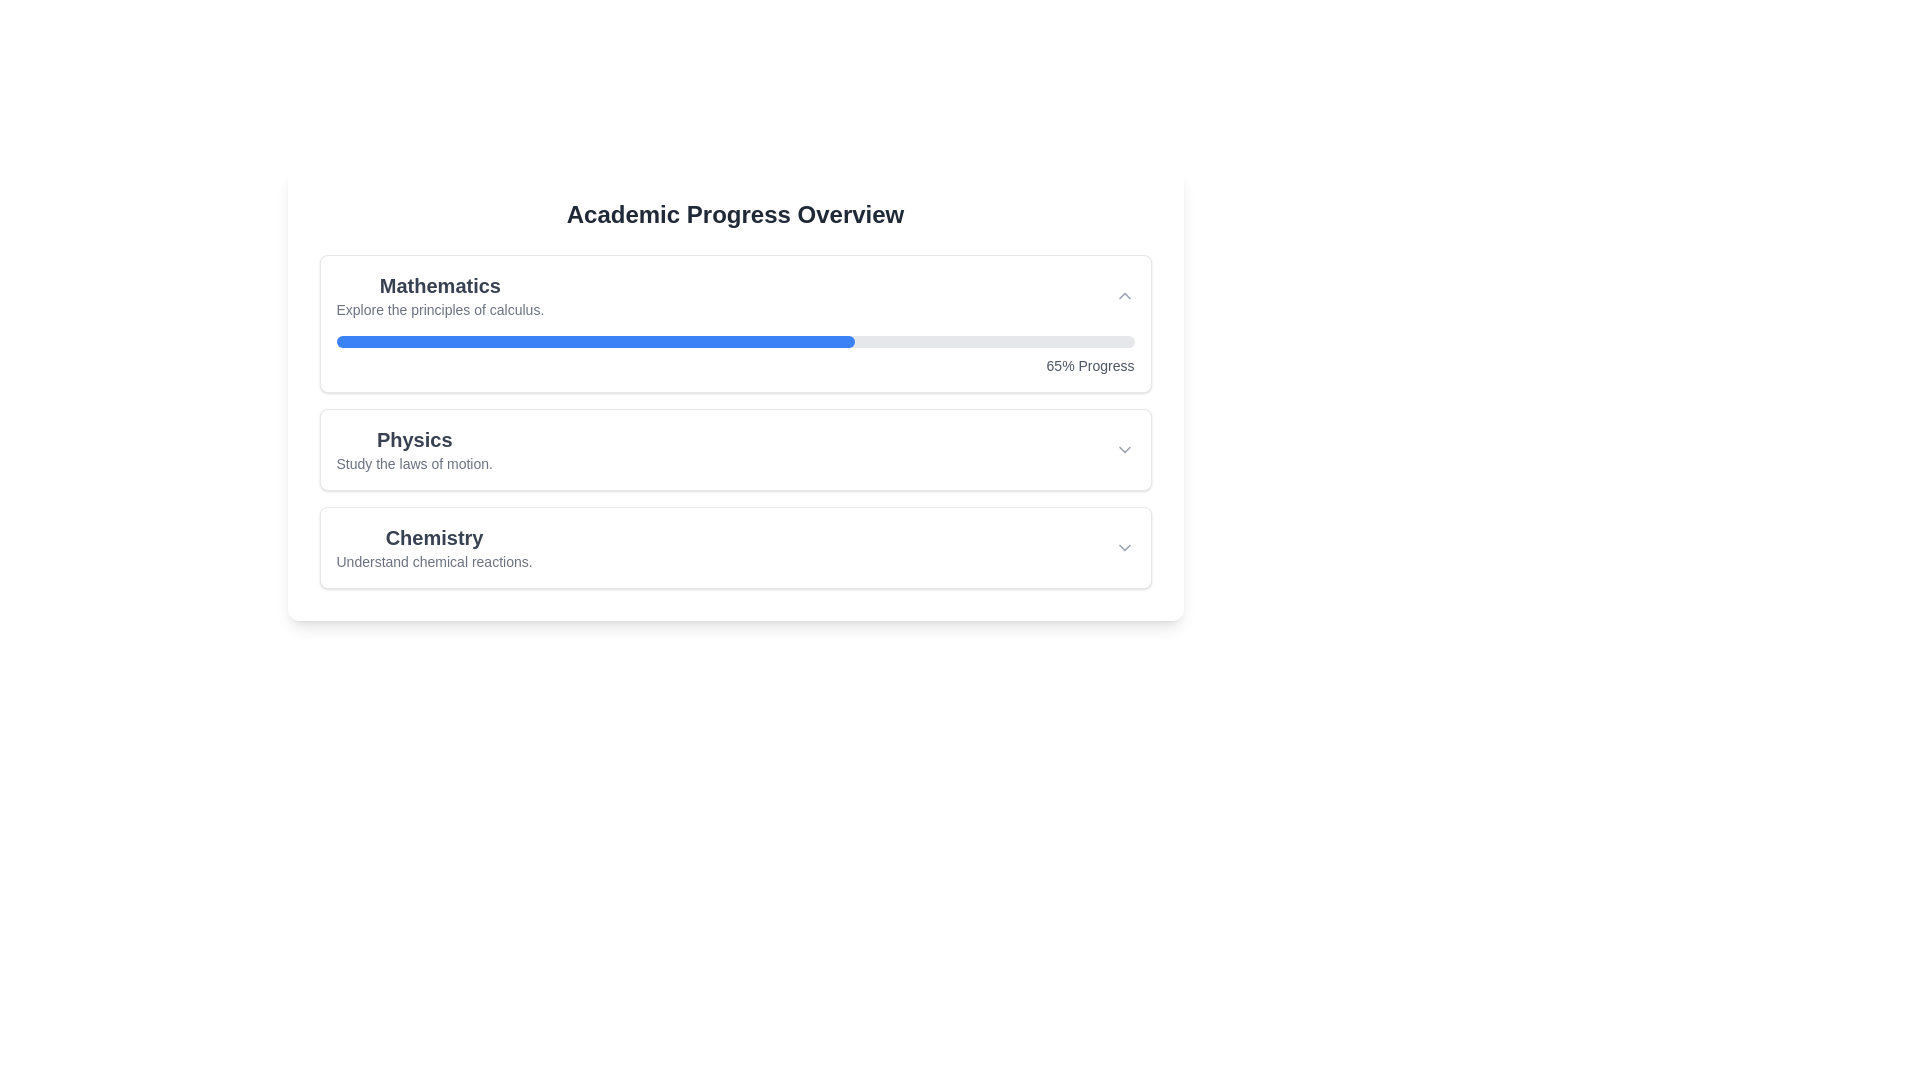 The image size is (1920, 1080). Describe the element at coordinates (1124, 547) in the screenshot. I see `the small, downward-facing gray chevron icon` at that location.